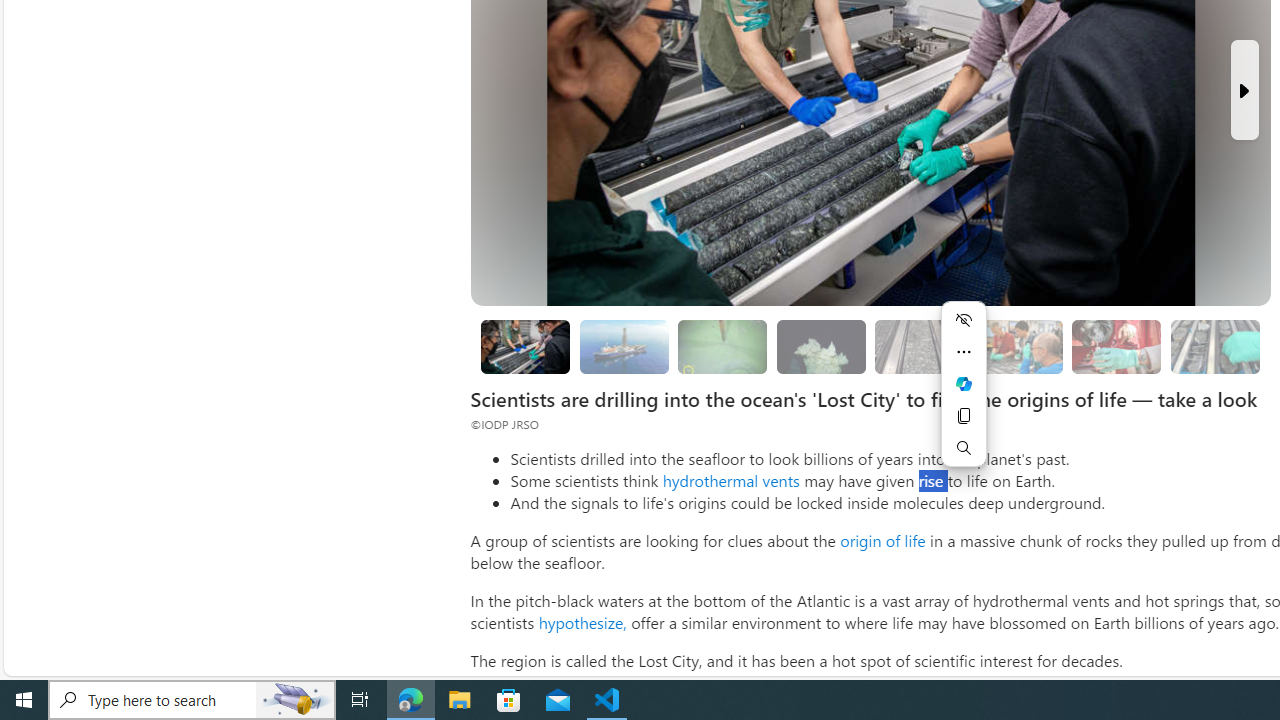 The height and width of the screenshot is (720, 1280). Describe the element at coordinates (963, 415) in the screenshot. I see `'Copy'` at that location.